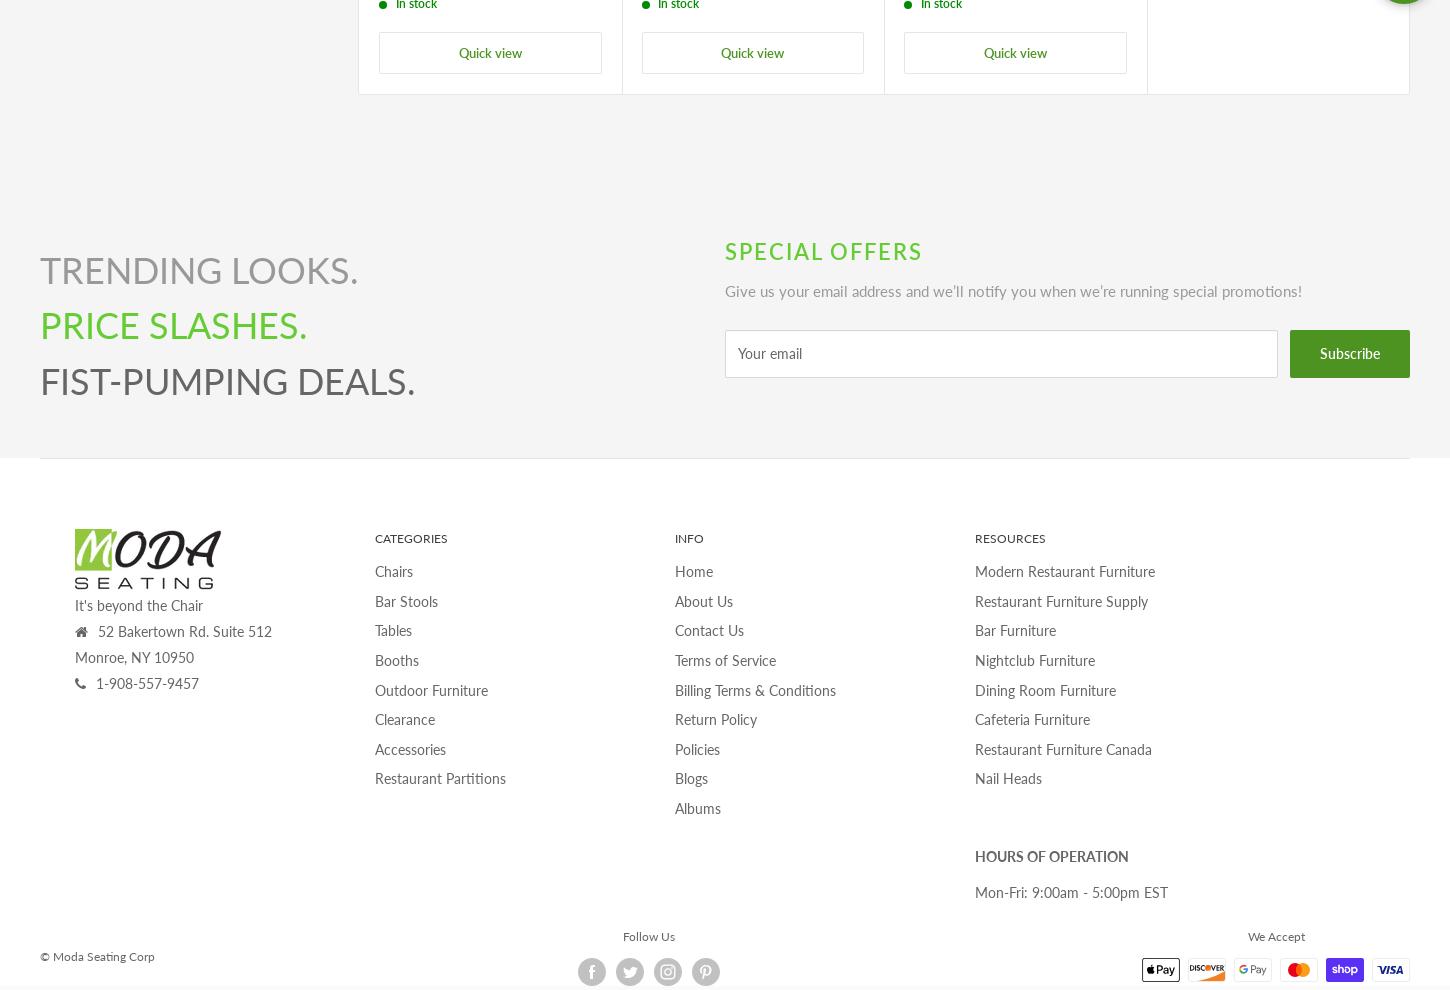 The width and height of the screenshot is (1450, 990). What do you see at coordinates (692, 571) in the screenshot?
I see `'Home'` at bounding box center [692, 571].